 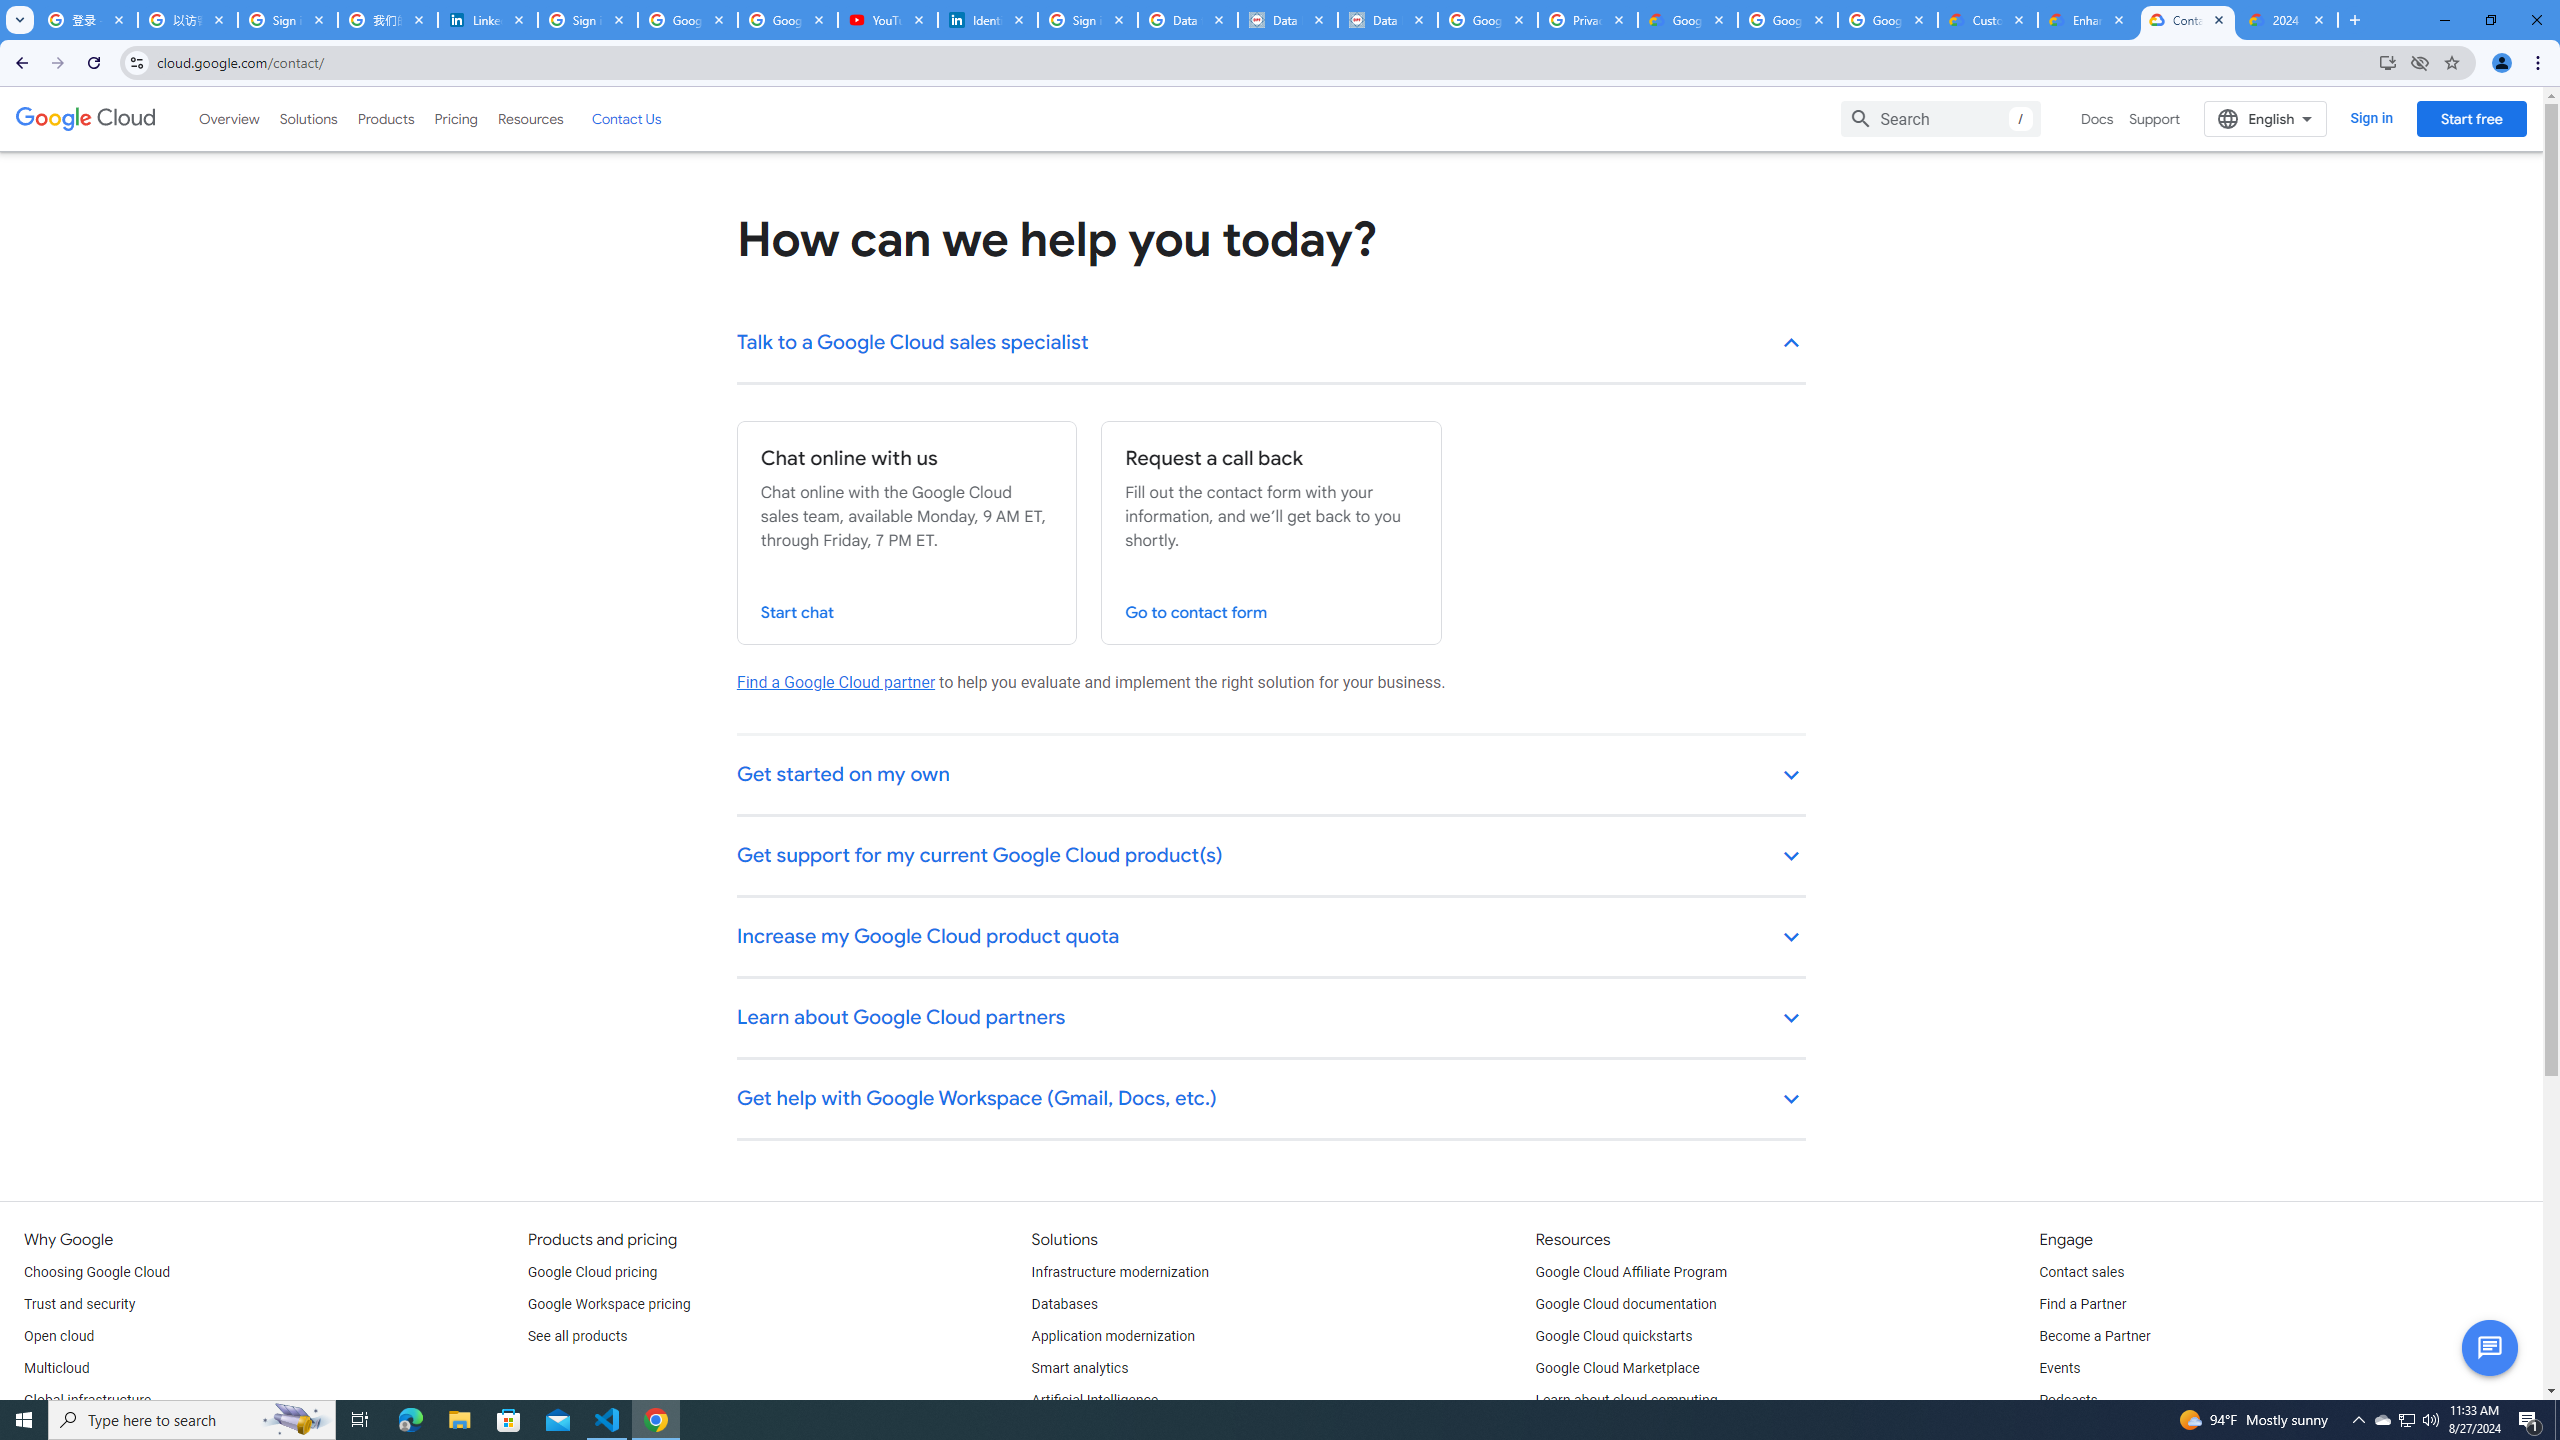 What do you see at coordinates (1785, 19) in the screenshot?
I see `'Google Workspace - Specific Terms'` at bounding box center [1785, 19].